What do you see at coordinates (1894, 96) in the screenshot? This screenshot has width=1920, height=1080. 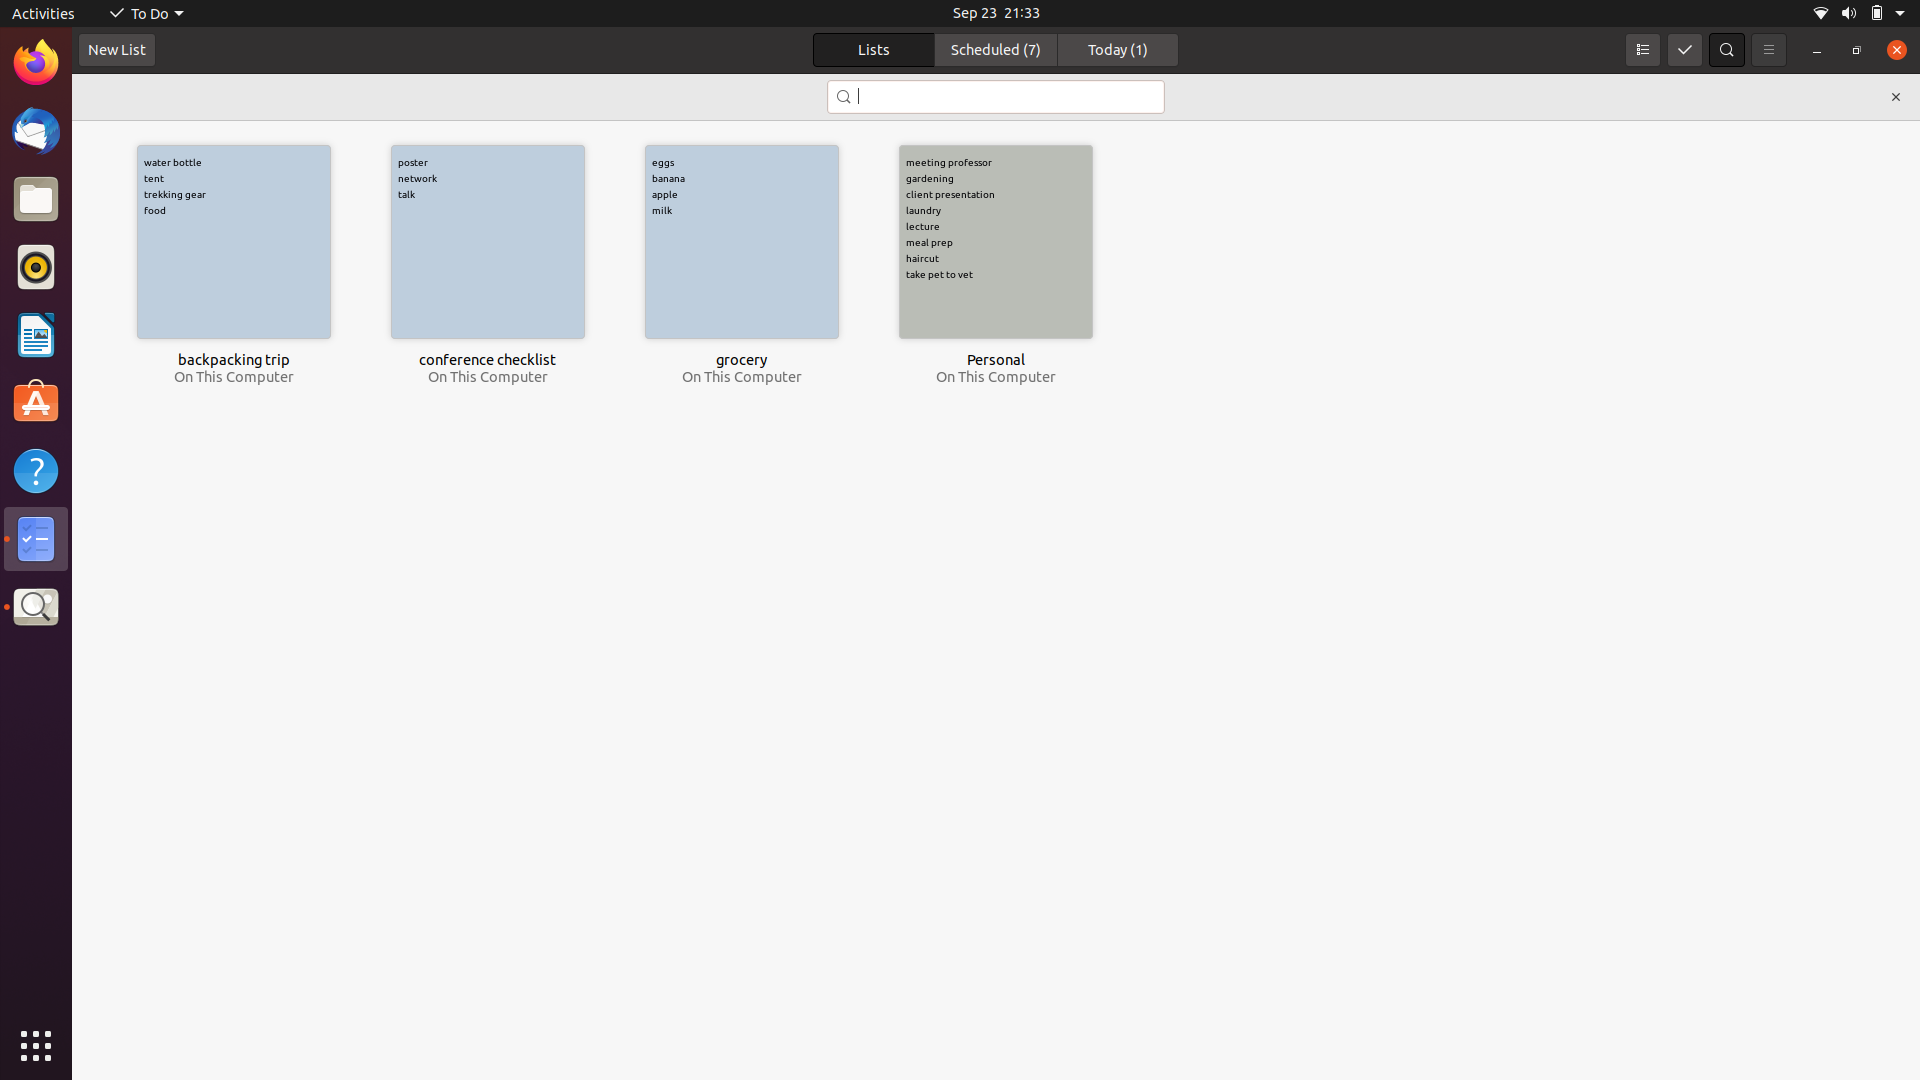 I see `Terminate search bar with the aid of mouse click` at bounding box center [1894, 96].